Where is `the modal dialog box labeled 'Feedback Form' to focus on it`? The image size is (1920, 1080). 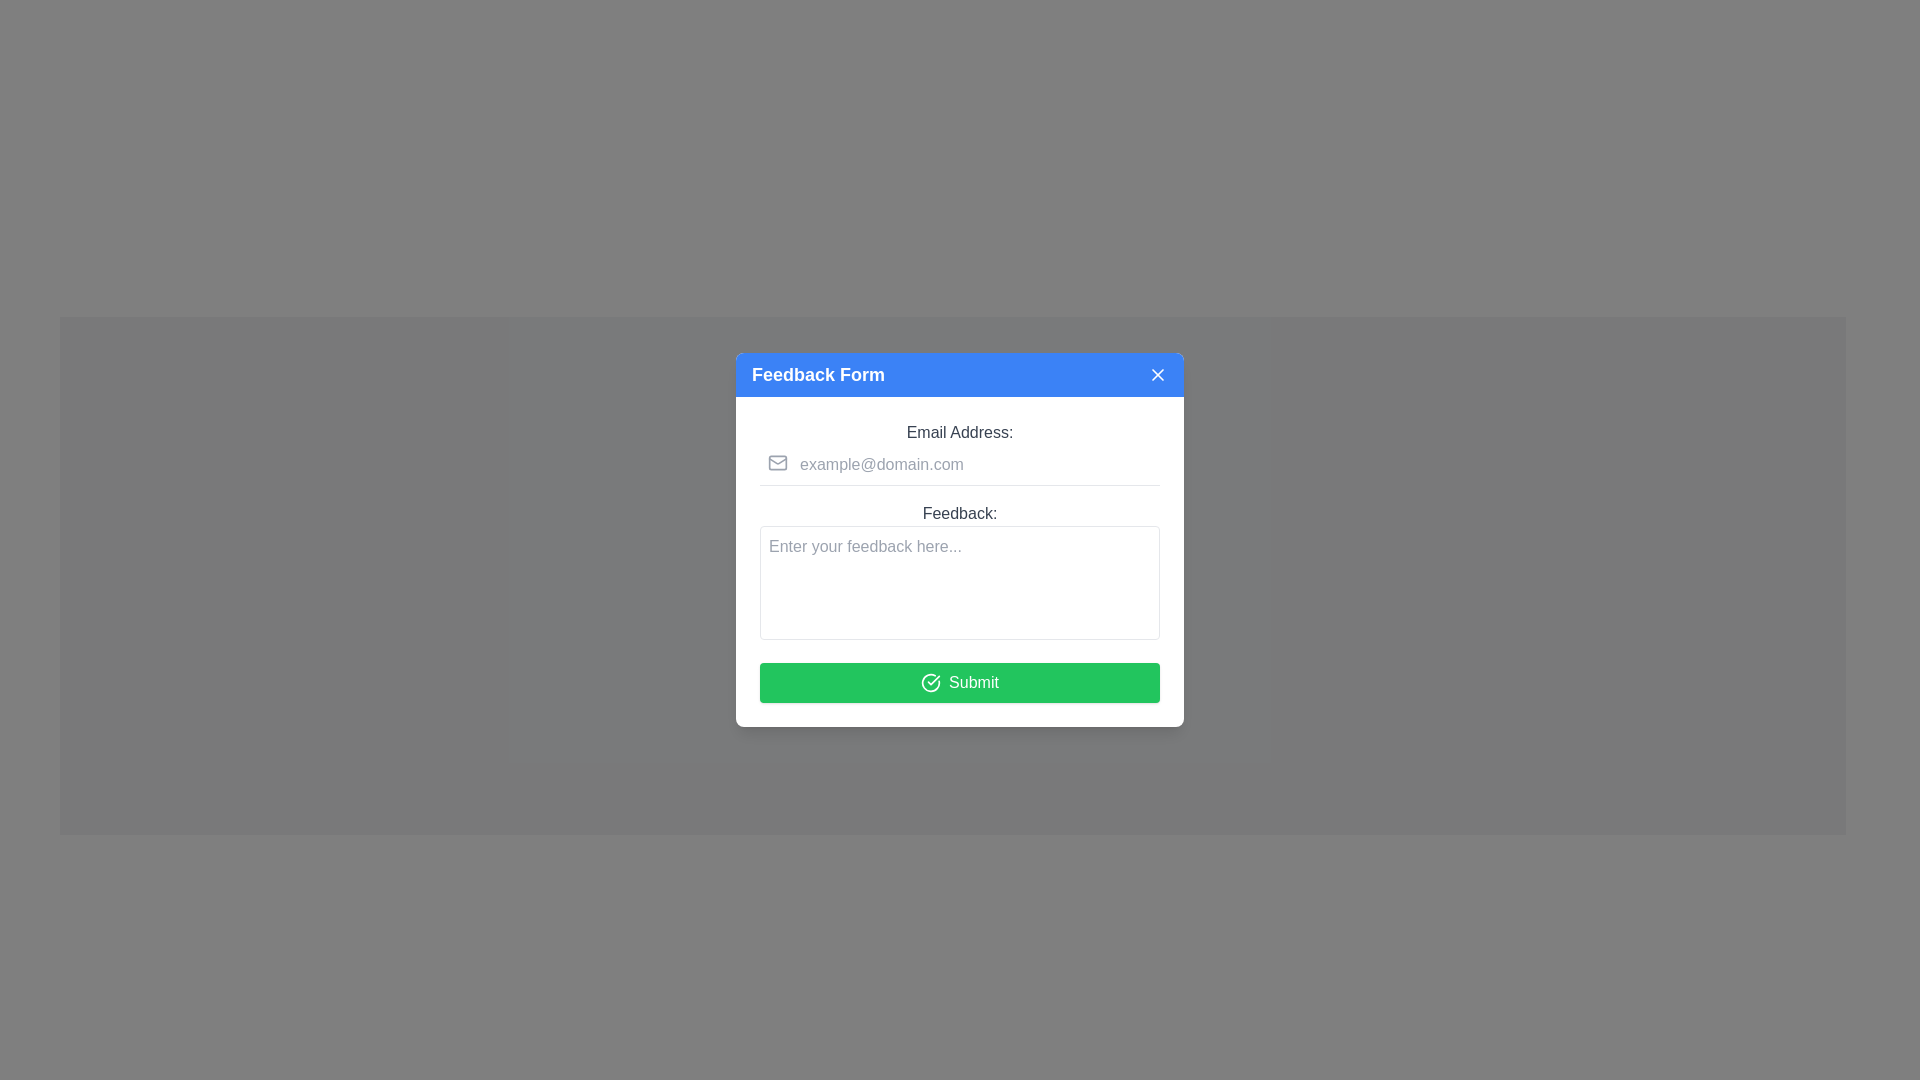
the modal dialog box labeled 'Feedback Form' to focus on it is located at coordinates (960, 540).